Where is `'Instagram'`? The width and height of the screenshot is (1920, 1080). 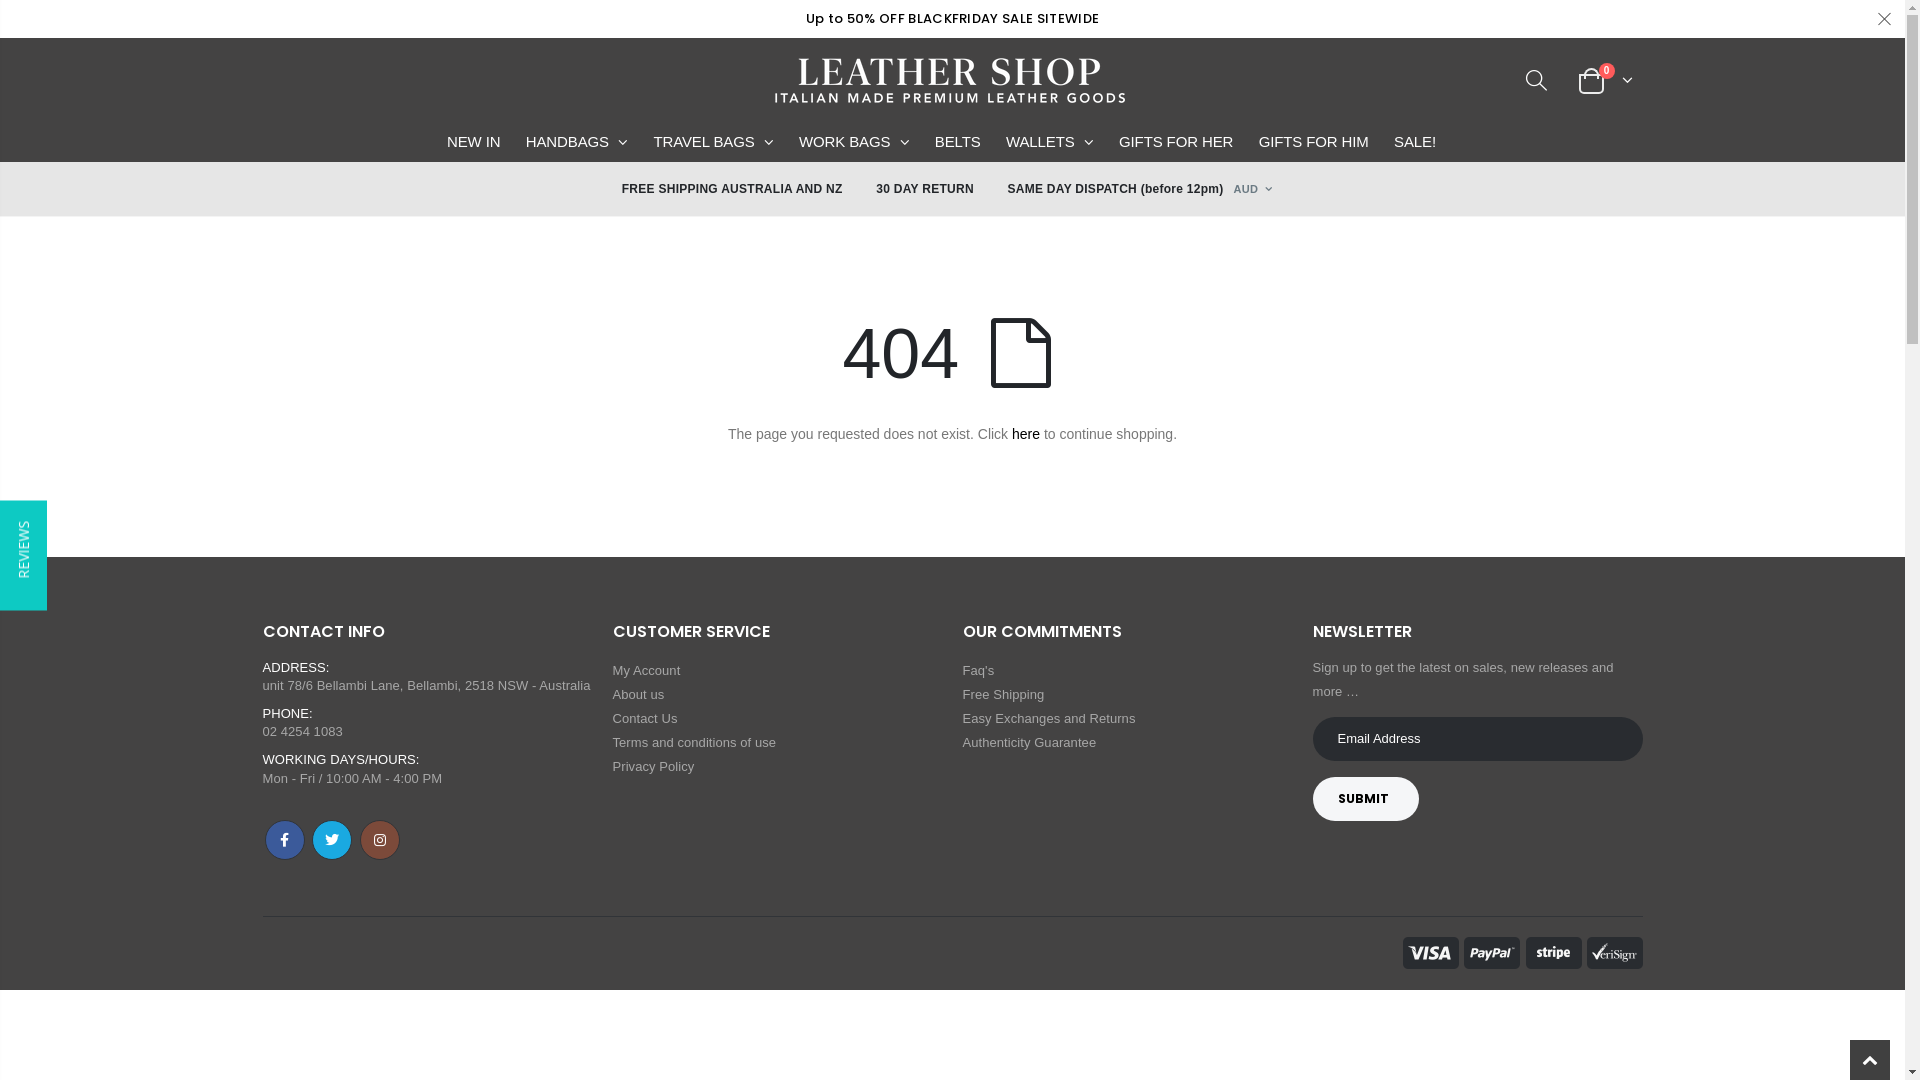
'Instagram' is located at coordinates (379, 840).